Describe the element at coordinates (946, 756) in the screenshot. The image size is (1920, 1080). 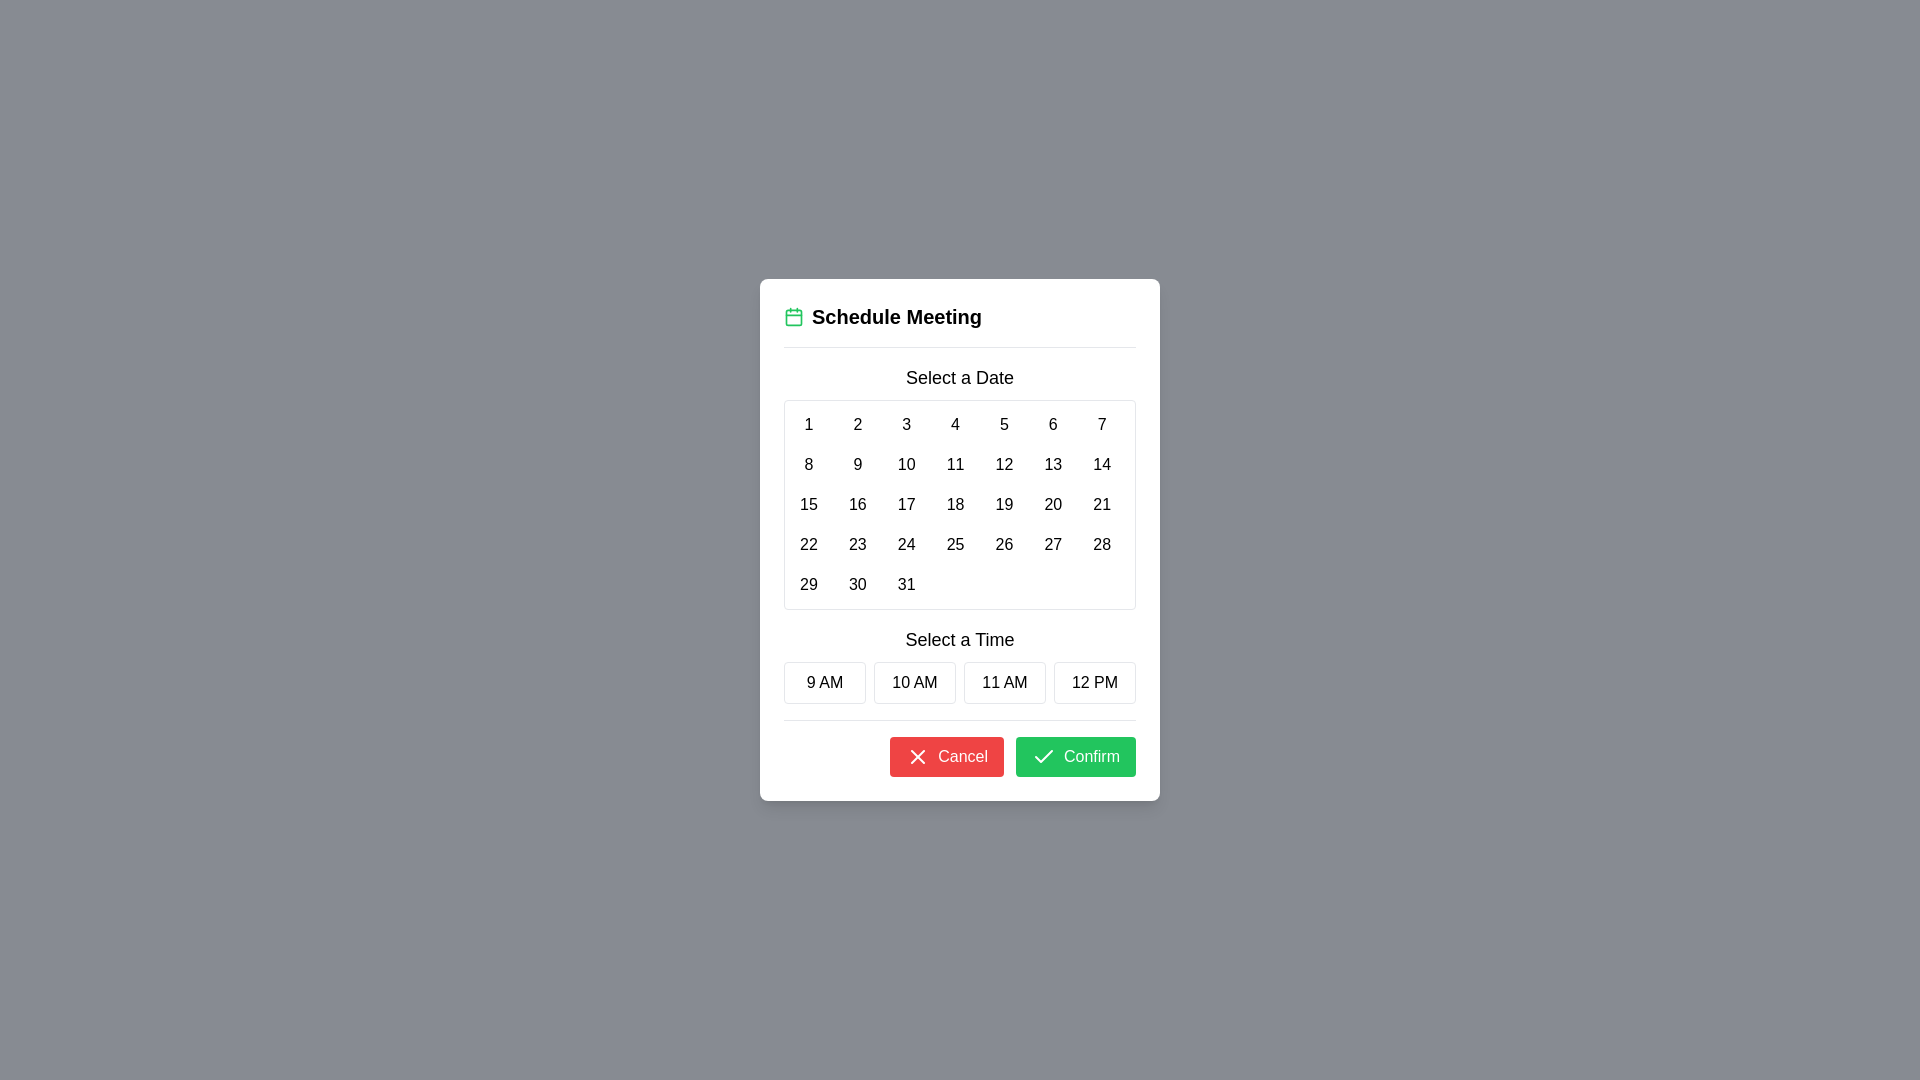
I see `the 'Cancel' button with a red background and an 'X' icon` at that location.